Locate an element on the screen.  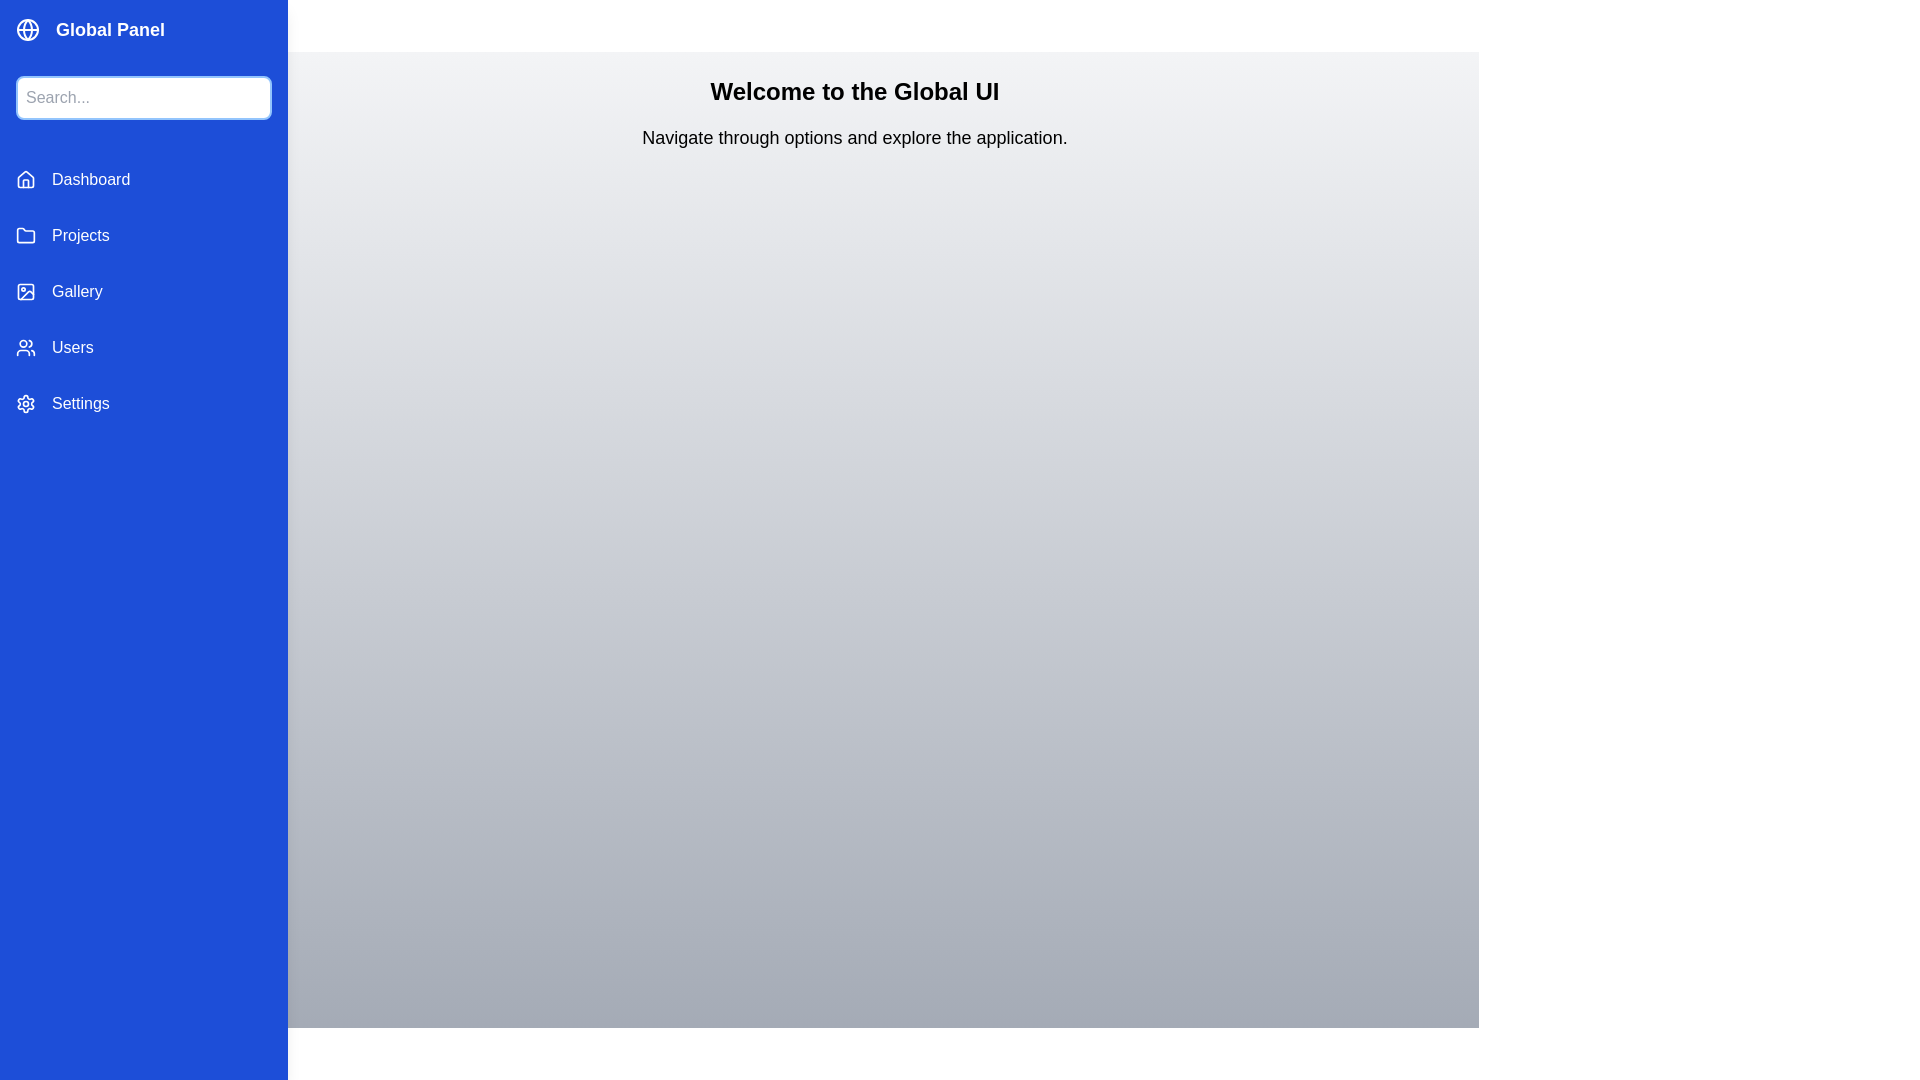
the navigation item labeled Settings to switch to its corresponding view is located at coordinates (143, 404).